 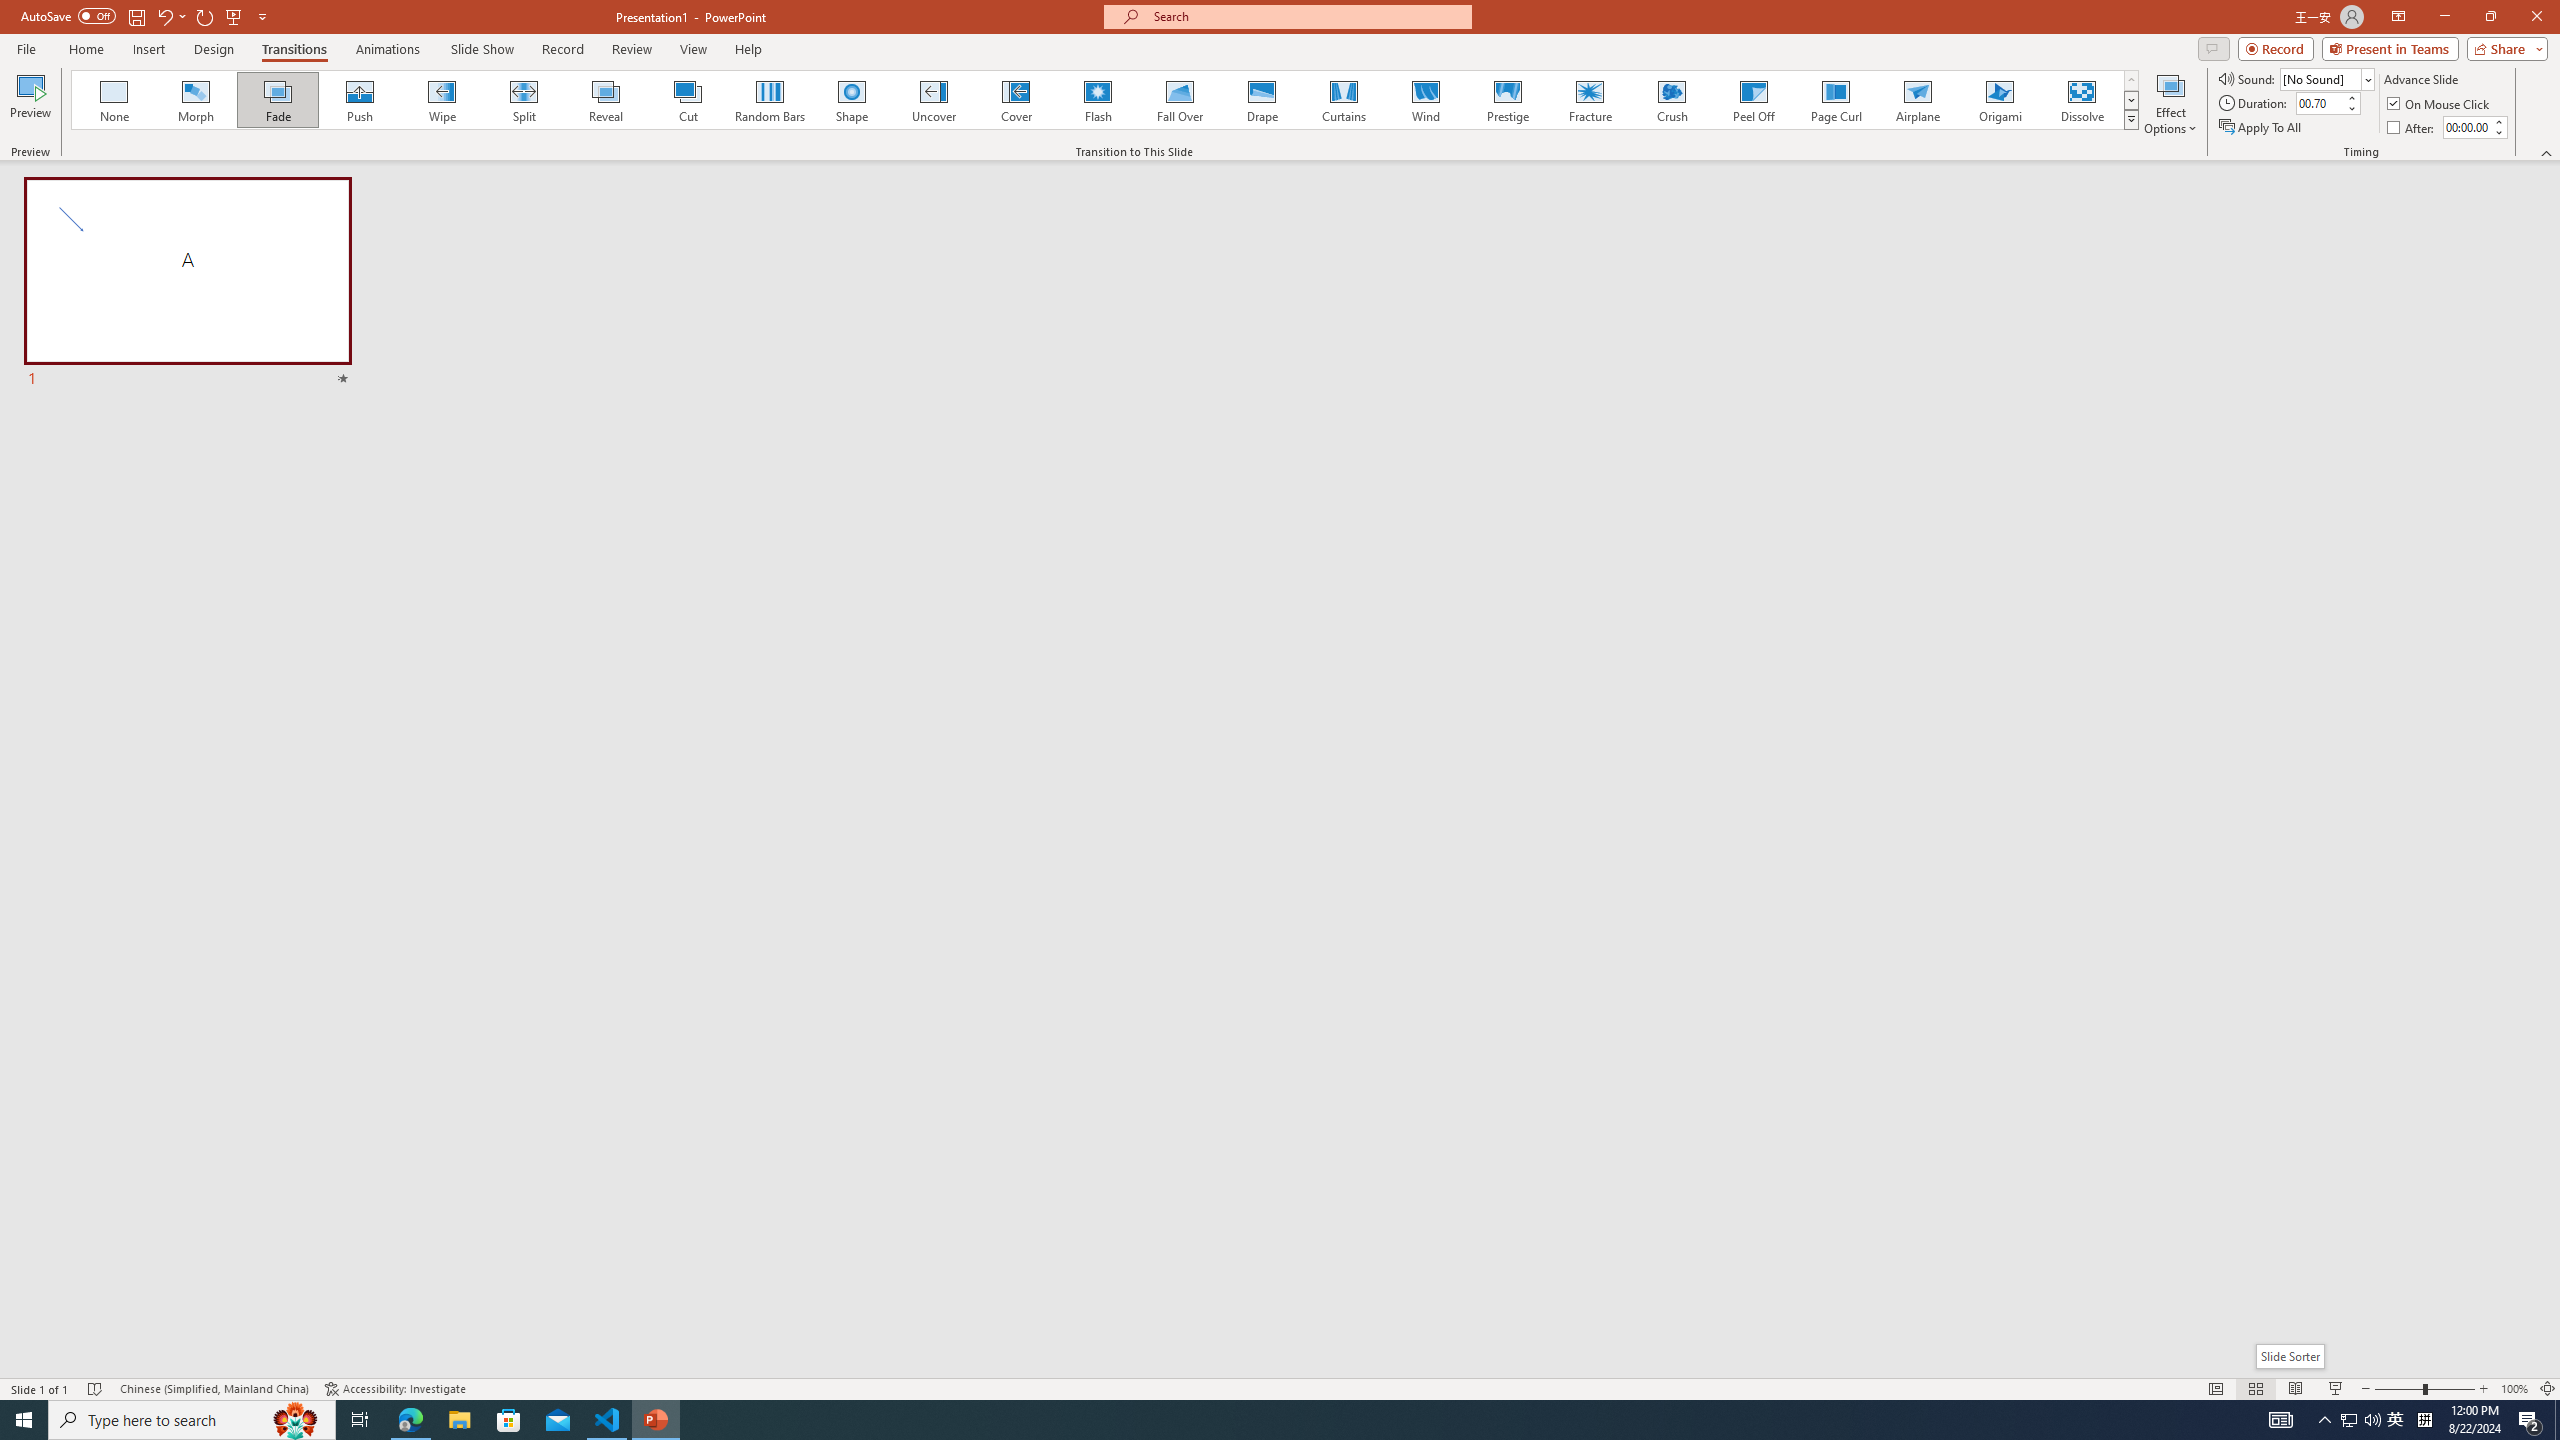 I want to click on 'Flash', so click(x=1097, y=99).